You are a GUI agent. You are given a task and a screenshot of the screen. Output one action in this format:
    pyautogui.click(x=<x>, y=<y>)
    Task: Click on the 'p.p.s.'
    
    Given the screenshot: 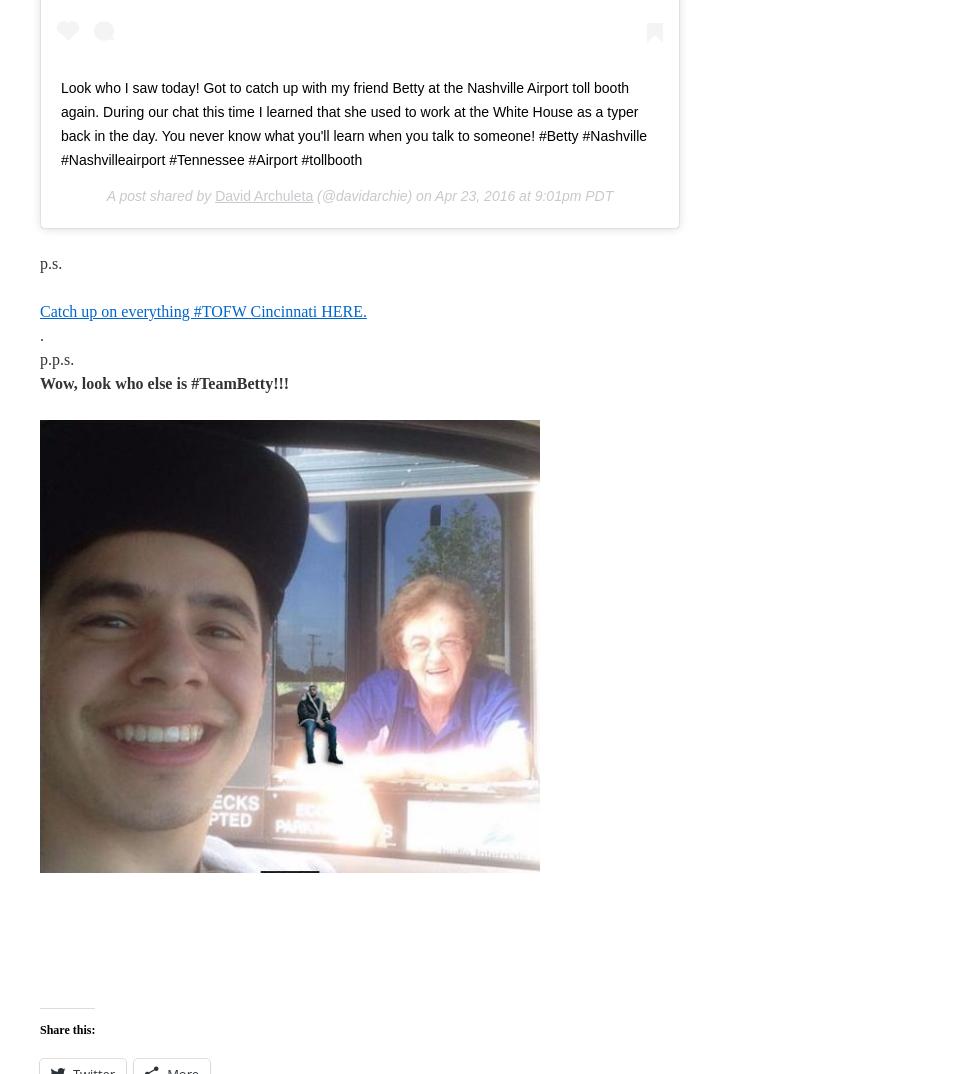 What is the action you would take?
    pyautogui.click(x=57, y=357)
    